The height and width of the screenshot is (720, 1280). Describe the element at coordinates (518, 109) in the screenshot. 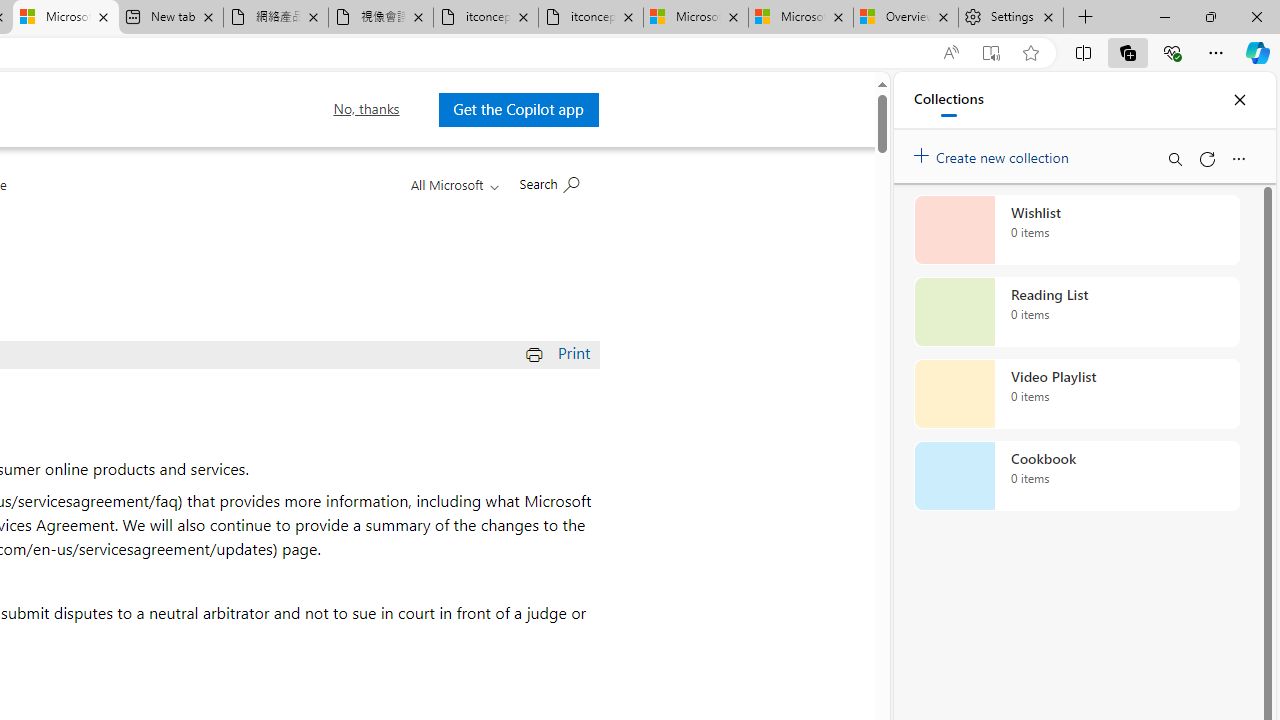

I see `'Get the Copilot app '` at that location.